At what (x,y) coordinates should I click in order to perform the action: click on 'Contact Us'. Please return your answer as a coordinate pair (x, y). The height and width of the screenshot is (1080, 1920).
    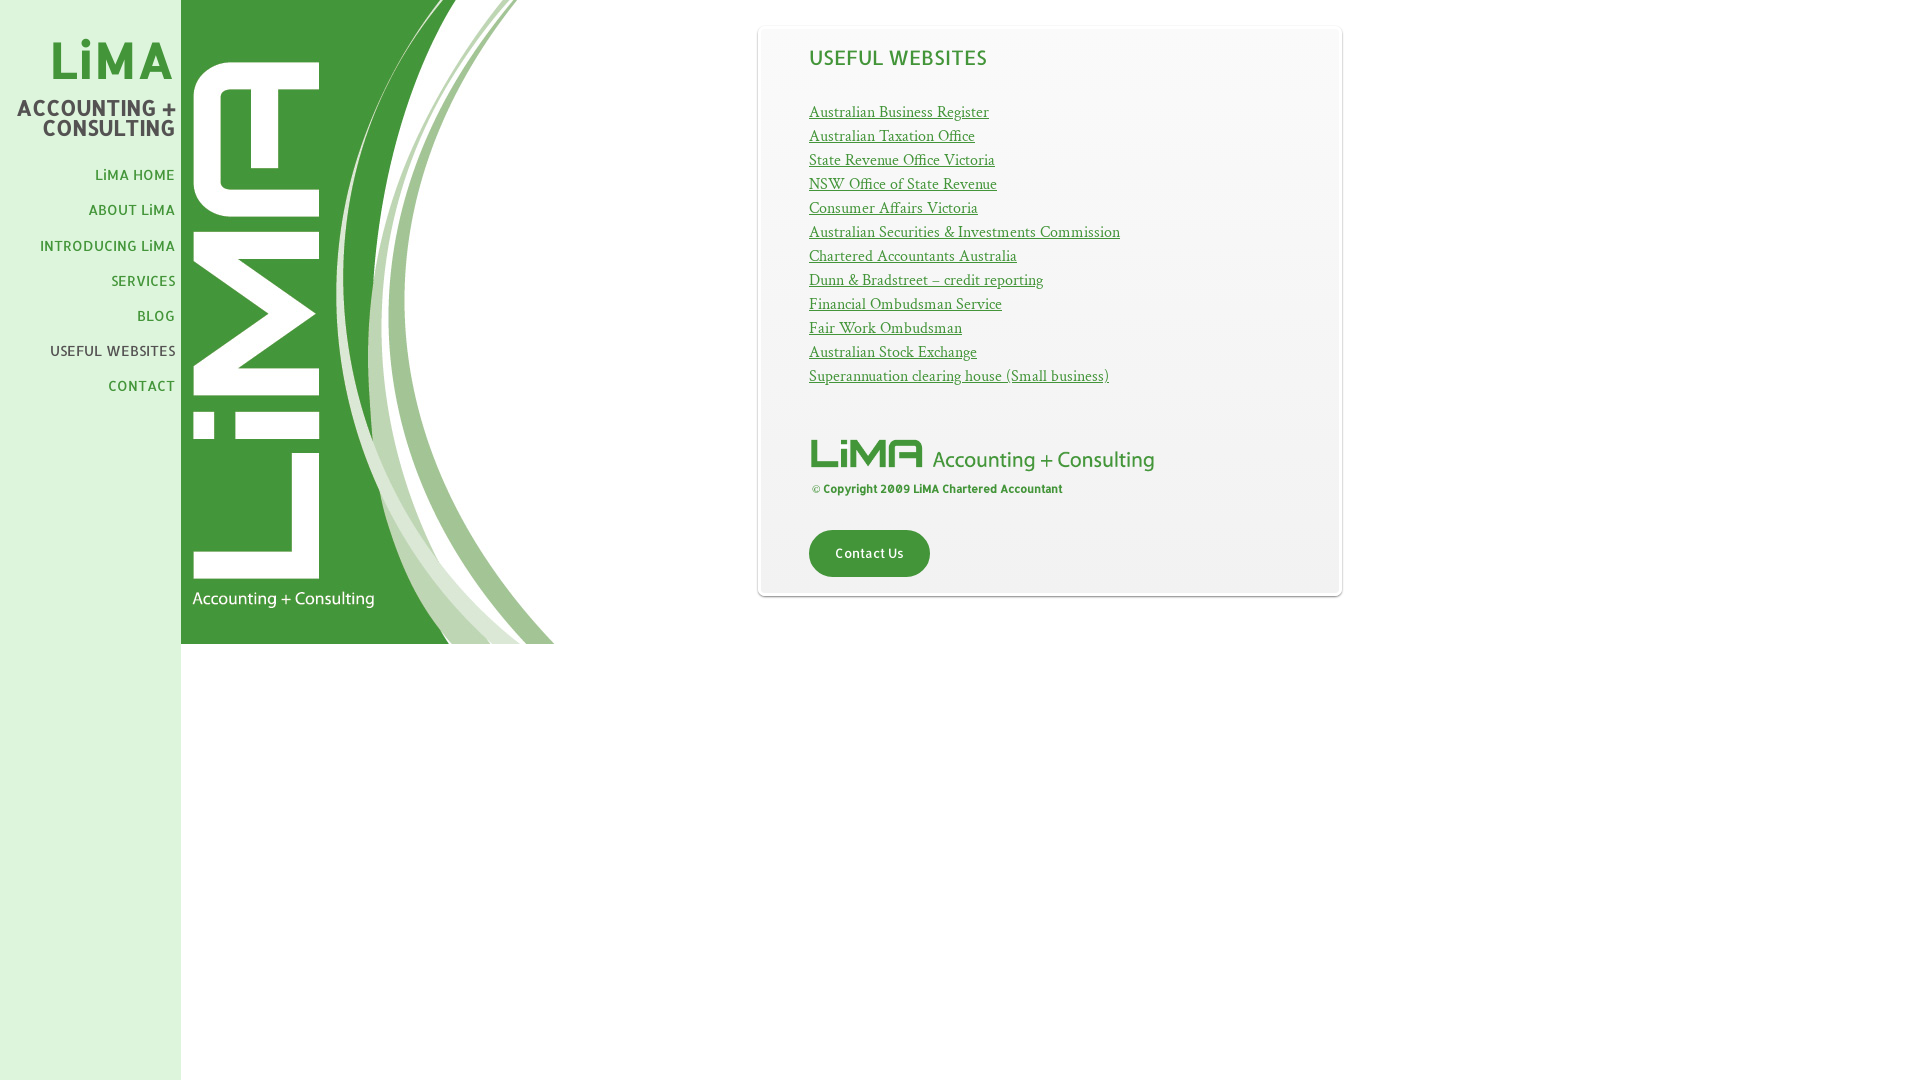
    Looking at the image, I should click on (869, 553).